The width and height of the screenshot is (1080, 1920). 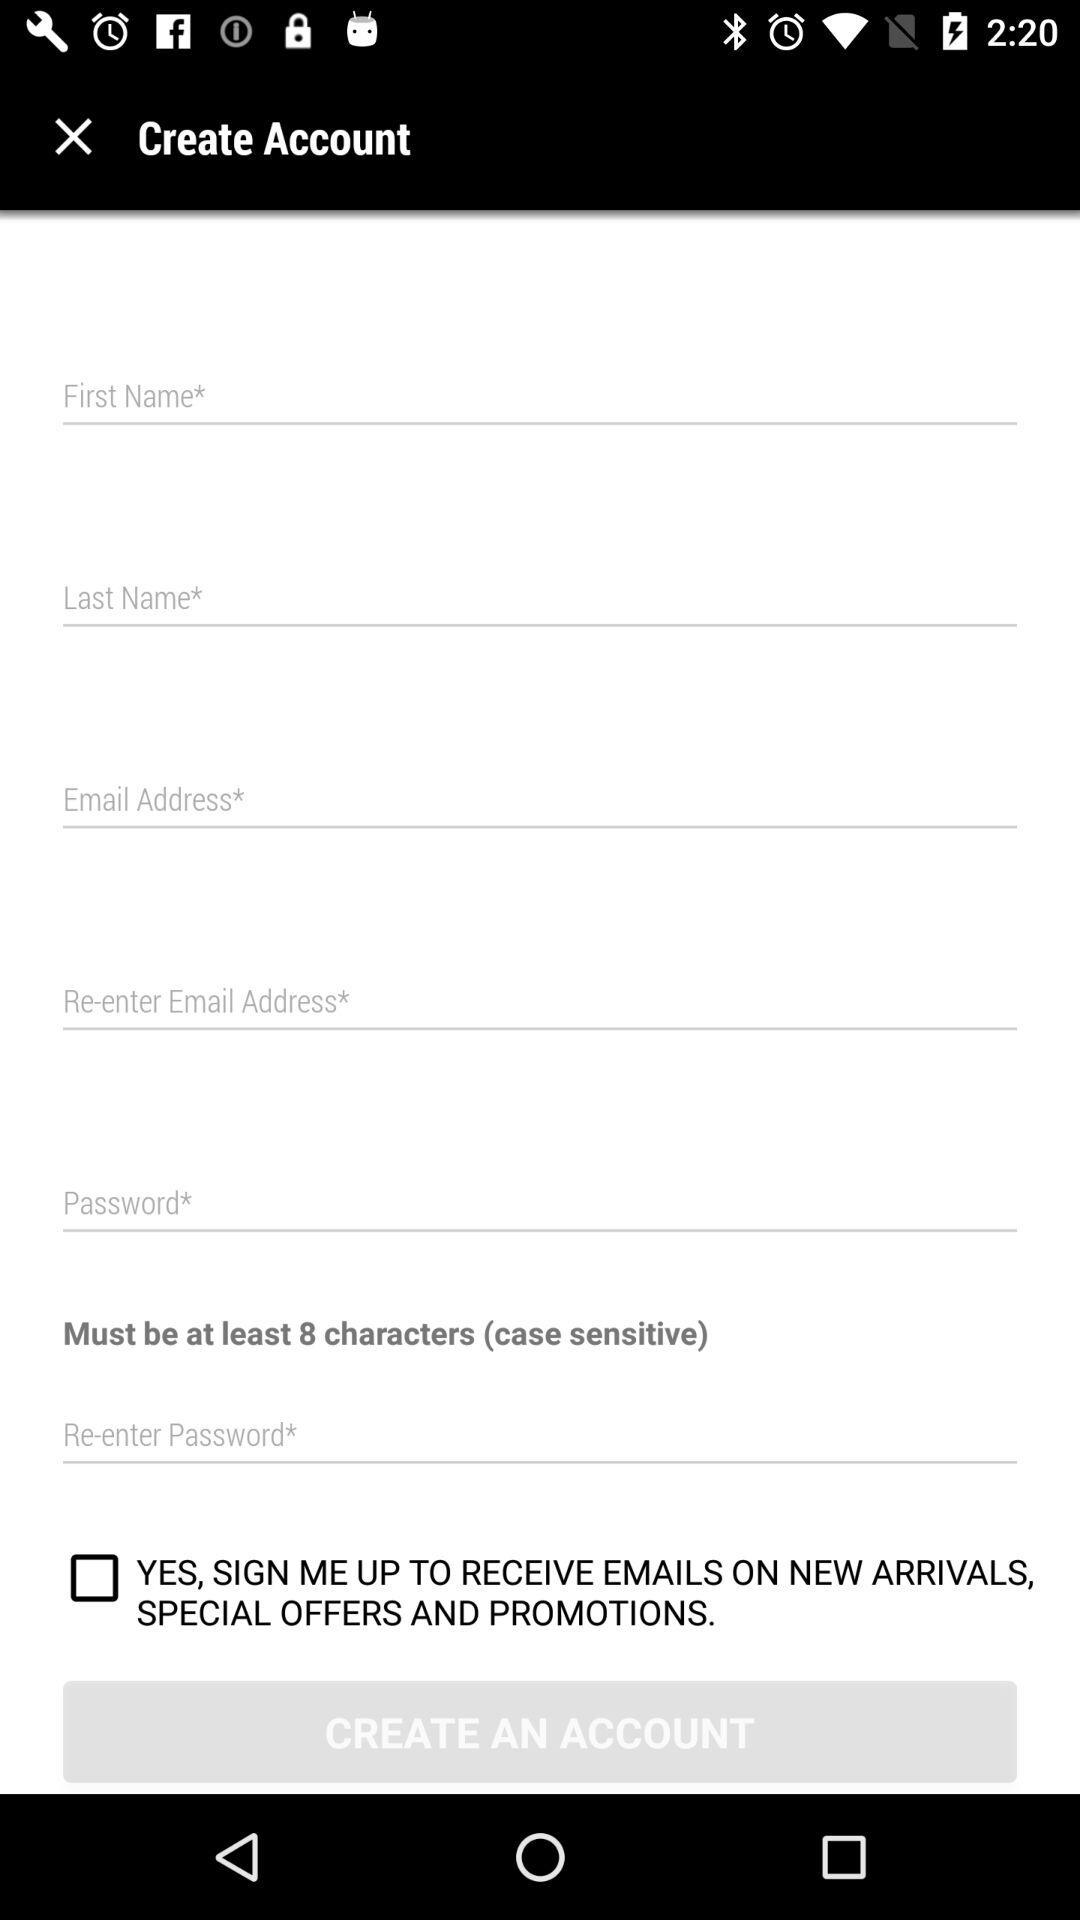 What do you see at coordinates (540, 1729) in the screenshot?
I see `create an account` at bounding box center [540, 1729].